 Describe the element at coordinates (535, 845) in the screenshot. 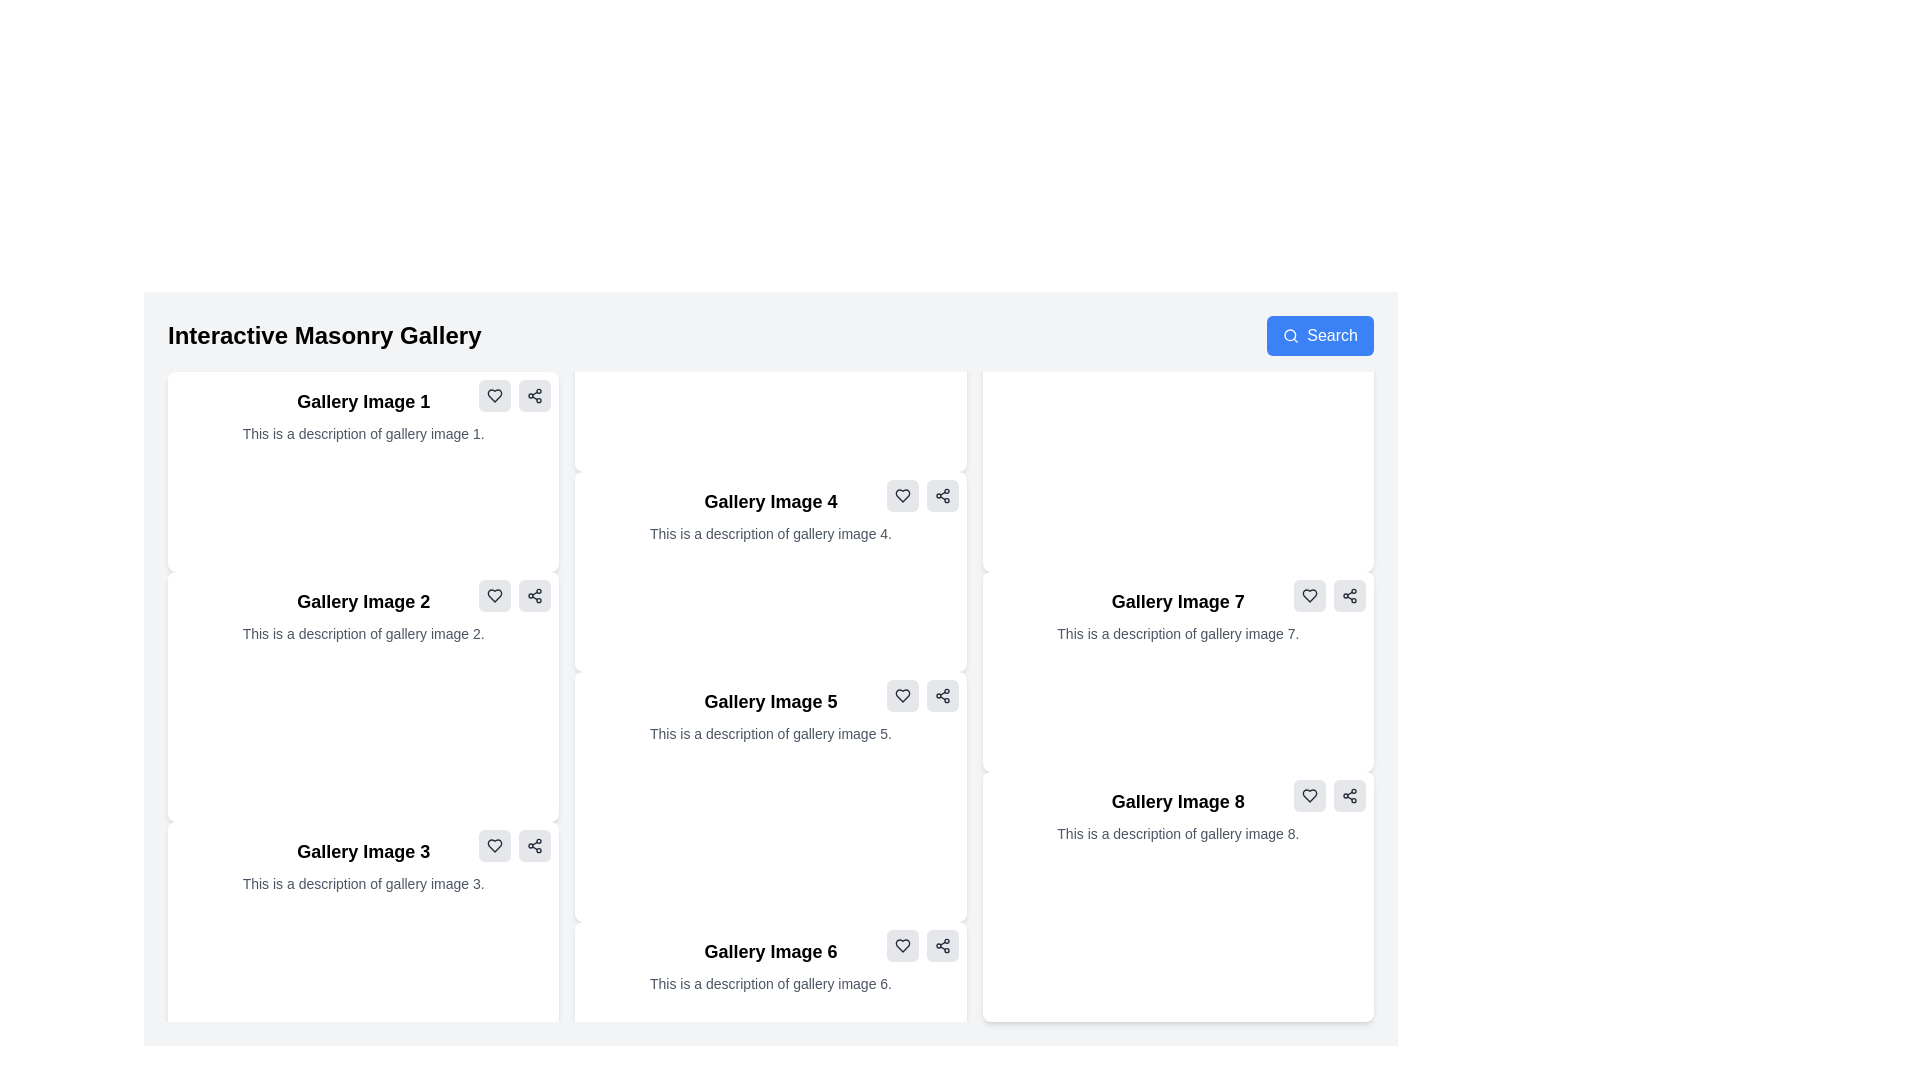

I see `the share button (SVG-based icon) located within the 'Gallery Image 3' card, positioned right of the text description and beside the heart icon` at that location.